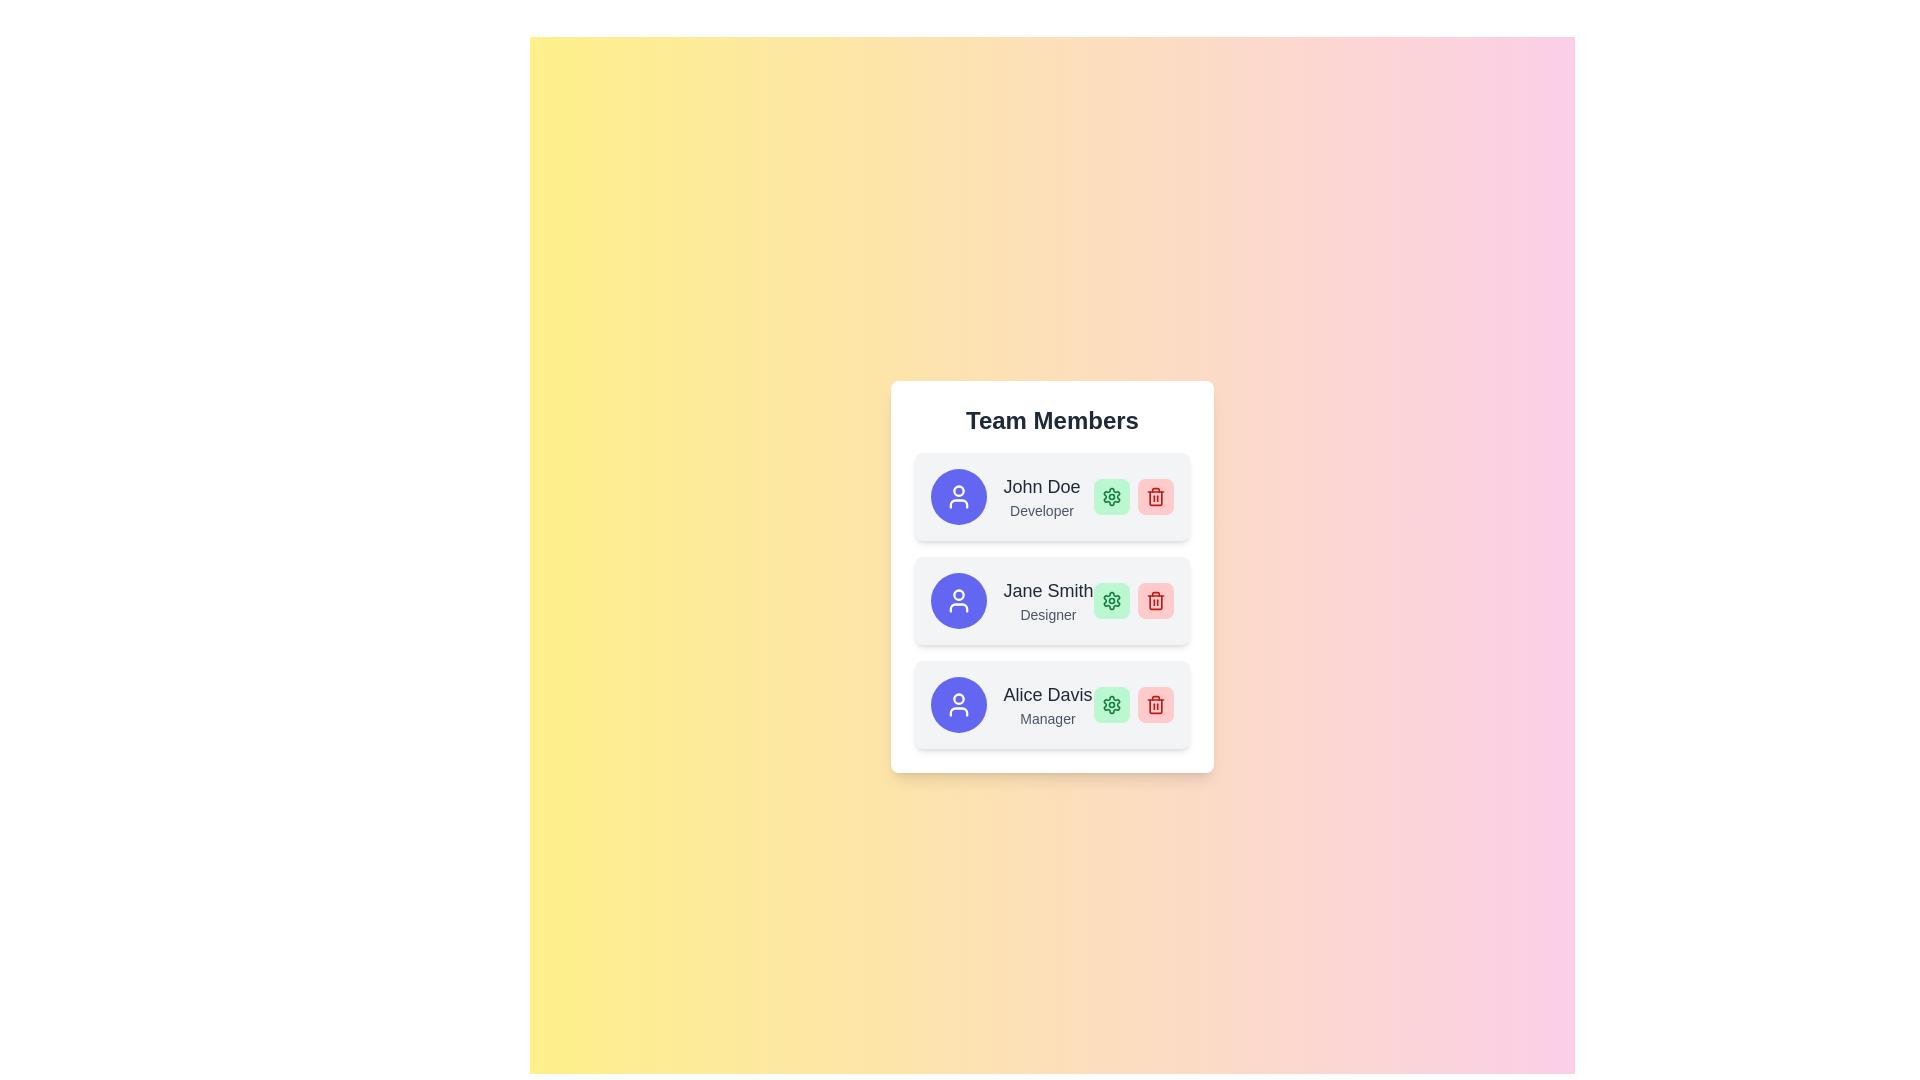 This screenshot has width=1920, height=1080. What do you see at coordinates (1047, 600) in the screenshot?
I see `text from the profile block displaying 'Jane Smith' and 'Designer', which is located in the second row of user profiles` at bounding box center [1047, 600].